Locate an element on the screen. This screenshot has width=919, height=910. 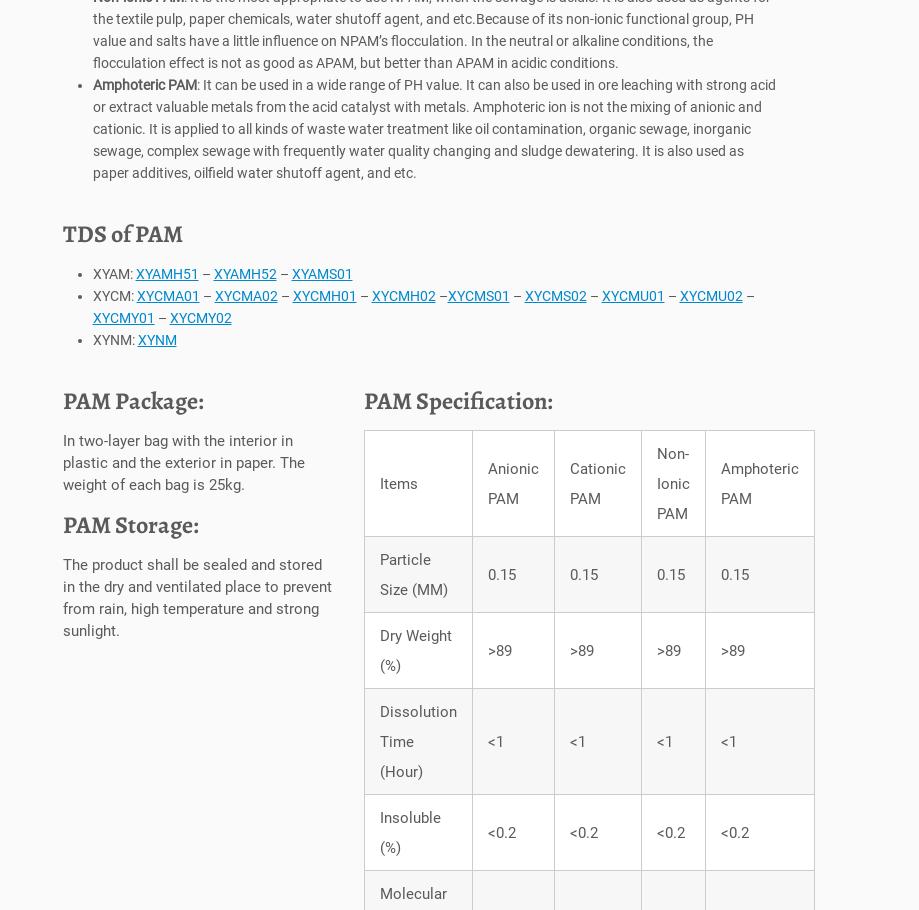
'Cationic PAM' is located at coordinates (569, 488).